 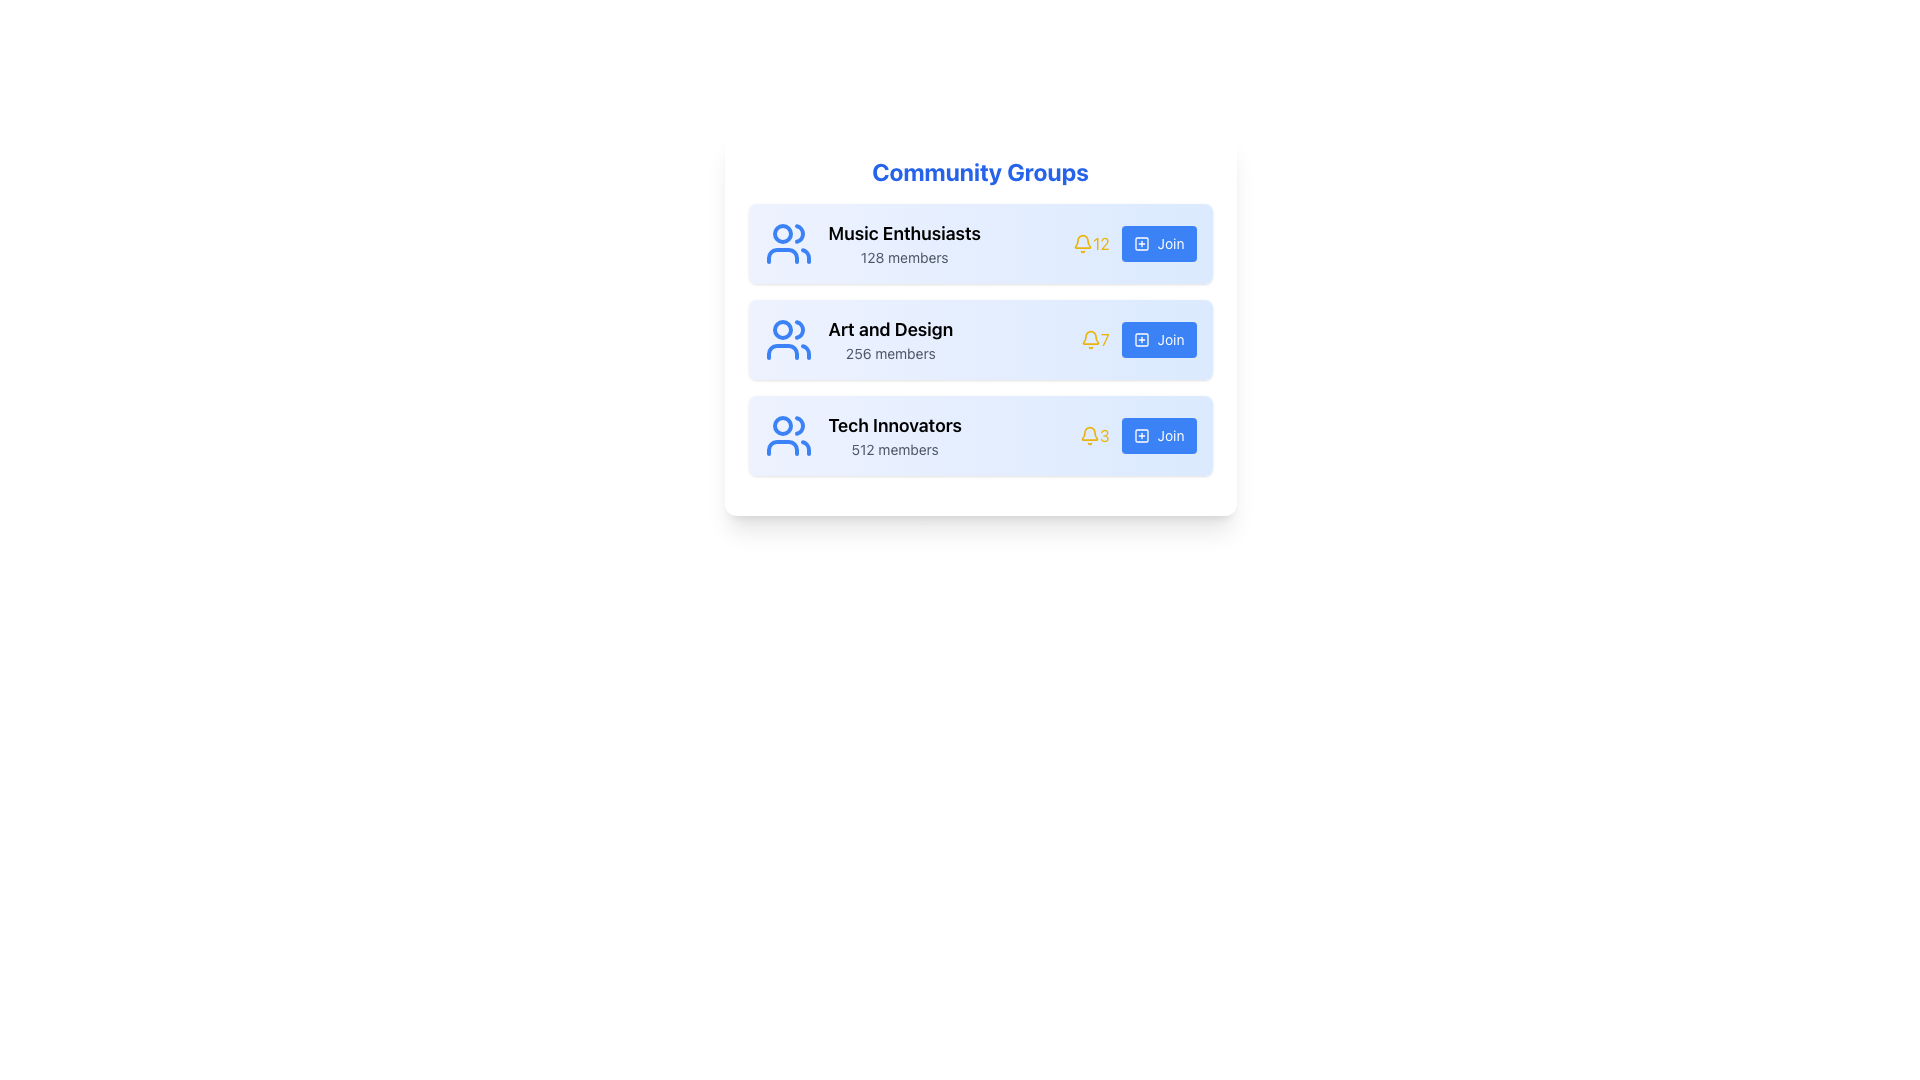 I want to click on the 'Join' button, which is a blue rectangular-rounded button with white text and a '+' icon, located, so click(x=1158, y=434).